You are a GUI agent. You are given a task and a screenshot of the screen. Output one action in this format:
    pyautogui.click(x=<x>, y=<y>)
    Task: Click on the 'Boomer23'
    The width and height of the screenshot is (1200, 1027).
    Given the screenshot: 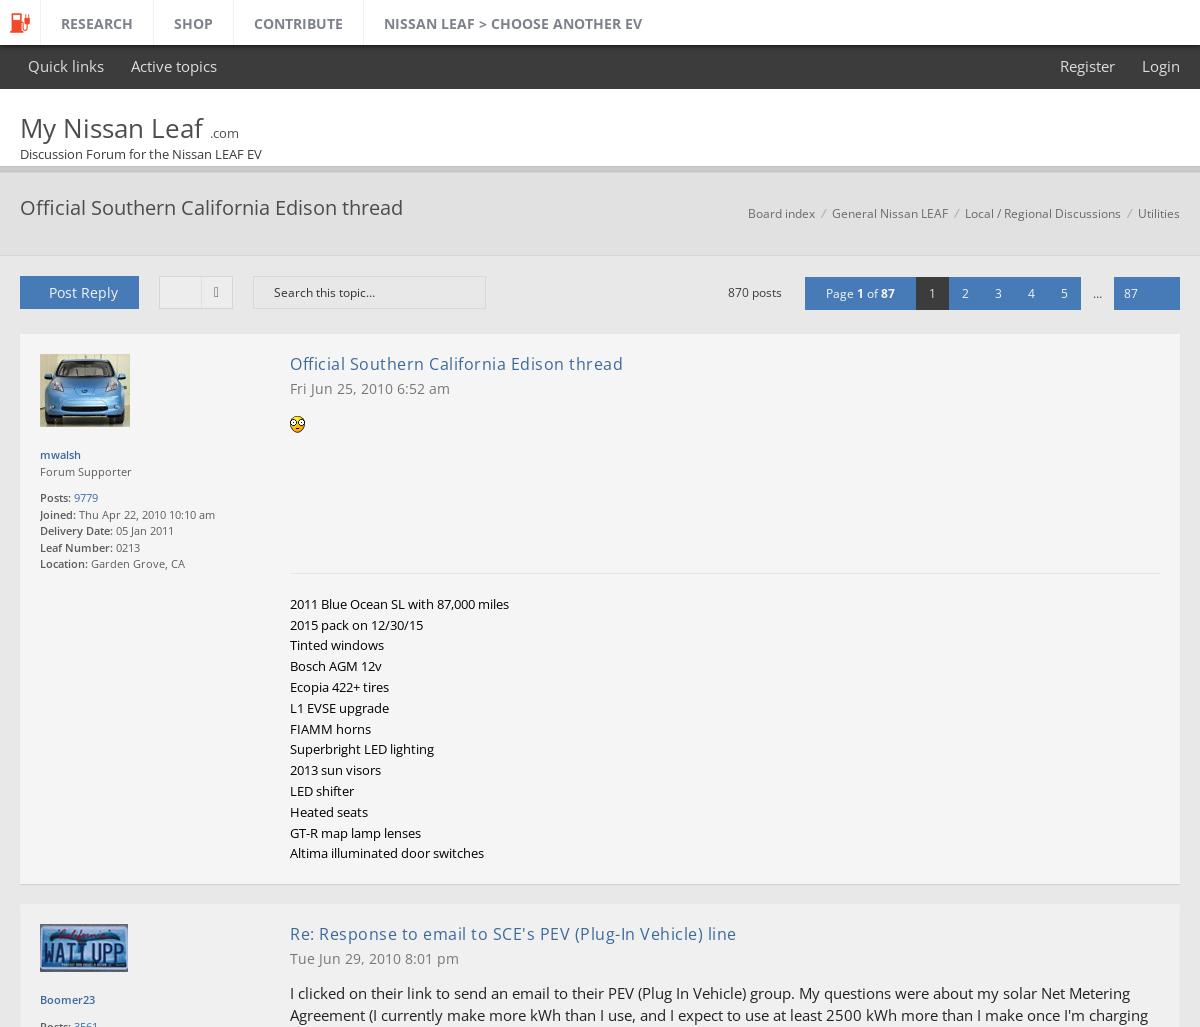 What is the action you would take?
    pyautogui.click(x=67, y=998)
    